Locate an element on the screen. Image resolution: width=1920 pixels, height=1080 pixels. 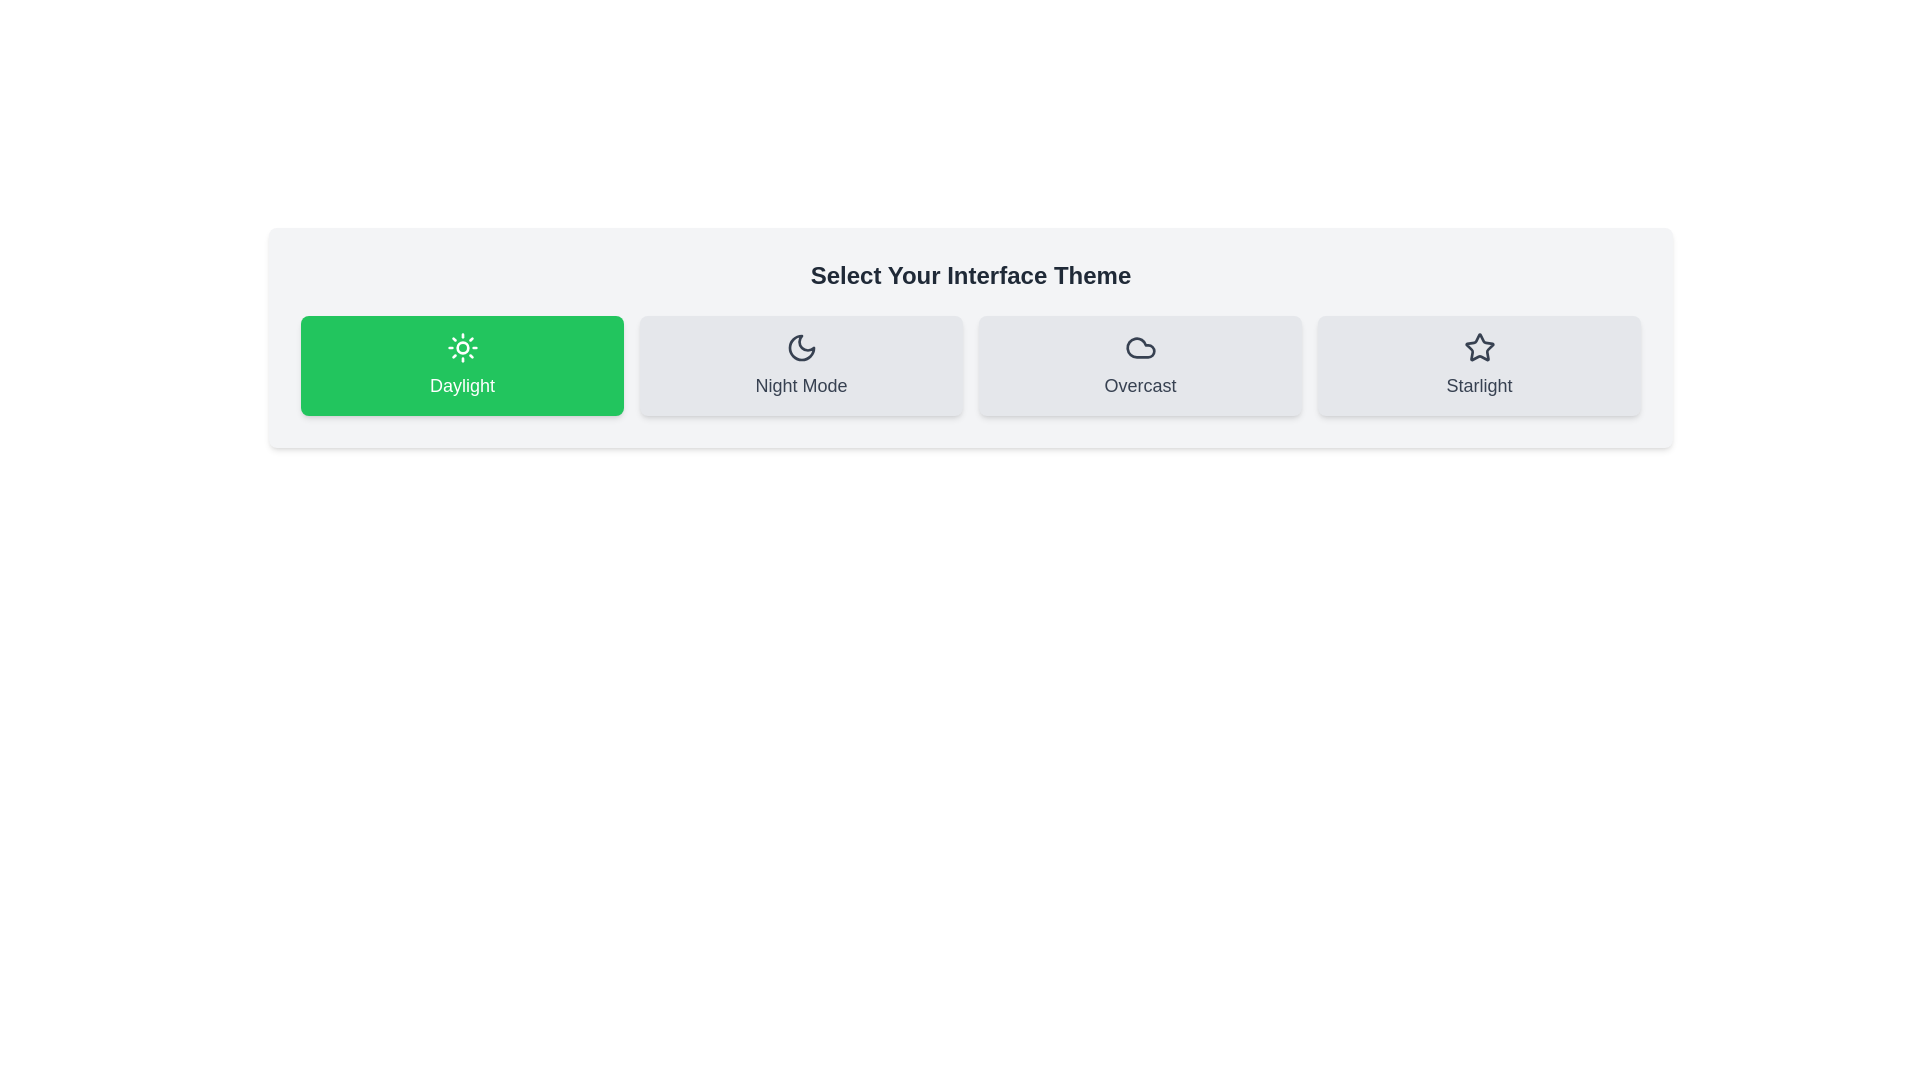
the theme button labeled Starlight is located at coordinates (1479, 366).